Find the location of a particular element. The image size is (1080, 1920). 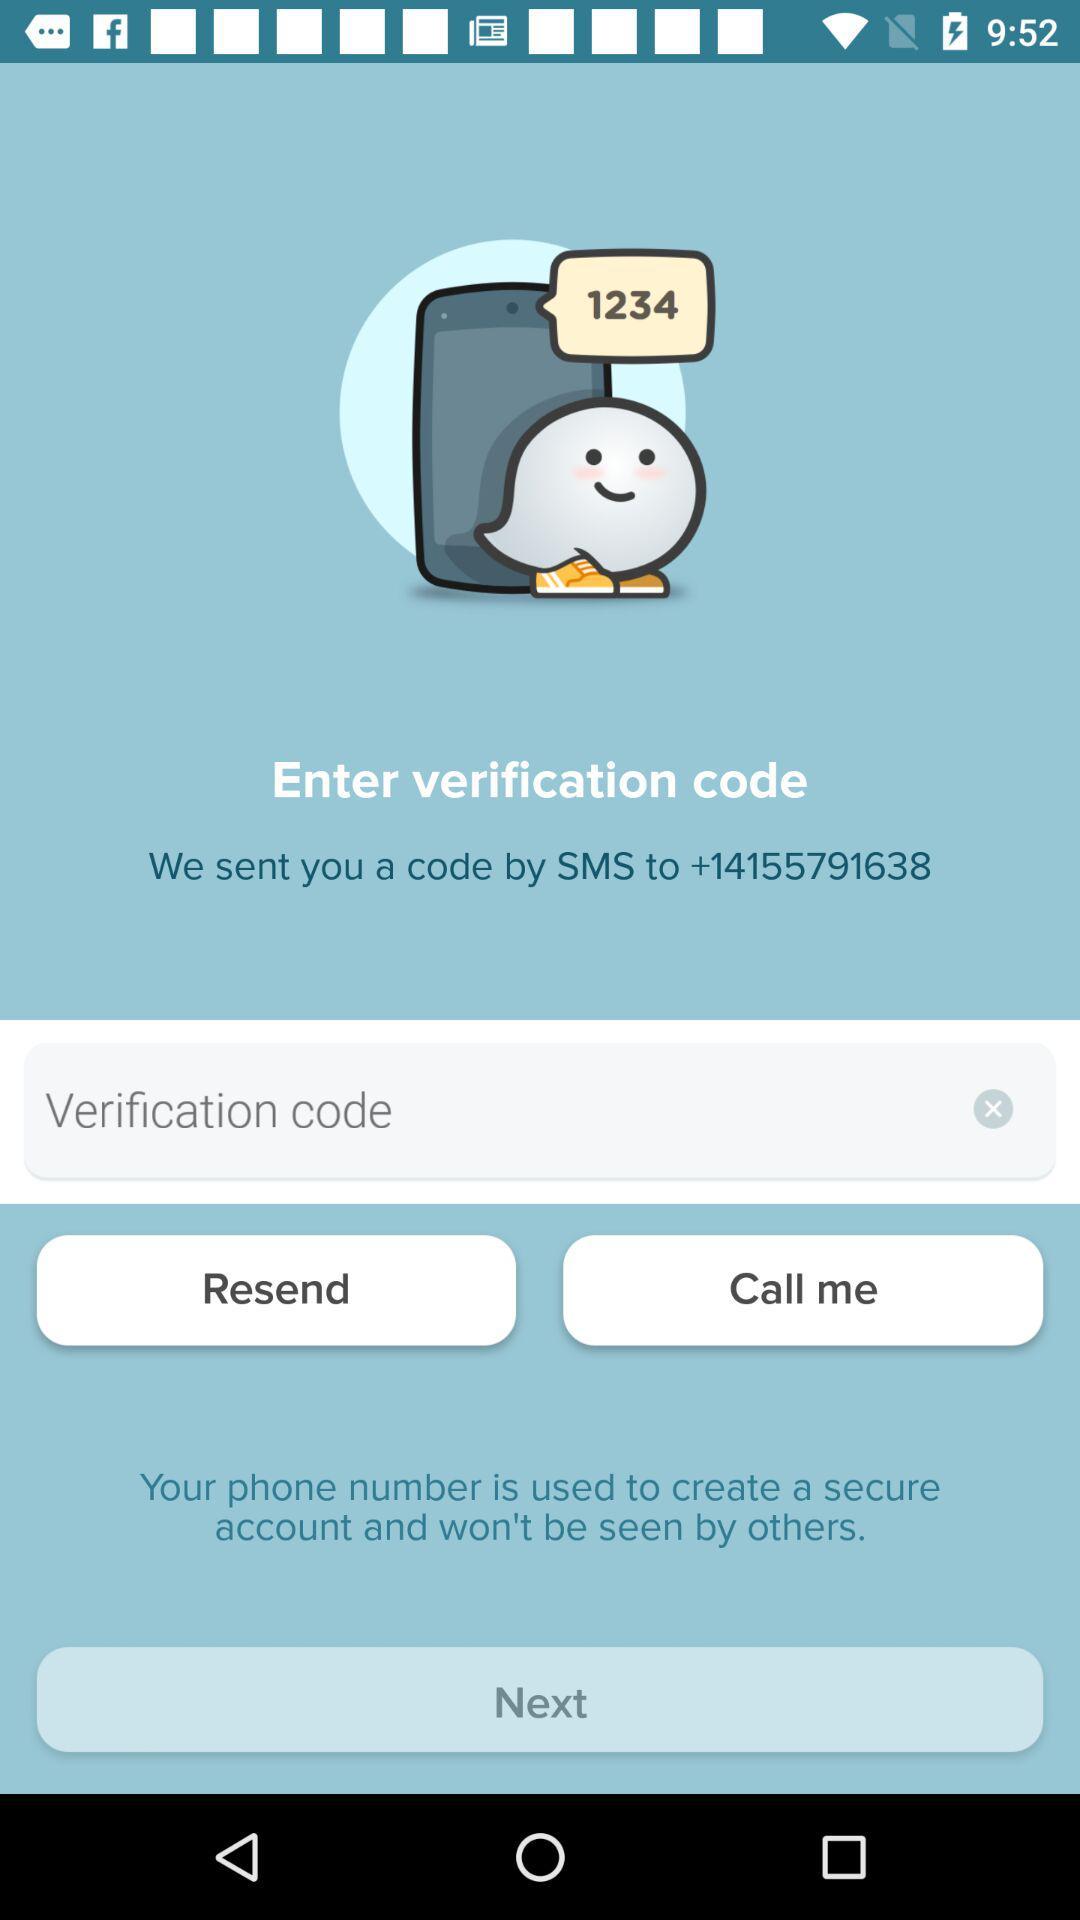

the item at the bottom left corner is located at coordinates (276, 1295).